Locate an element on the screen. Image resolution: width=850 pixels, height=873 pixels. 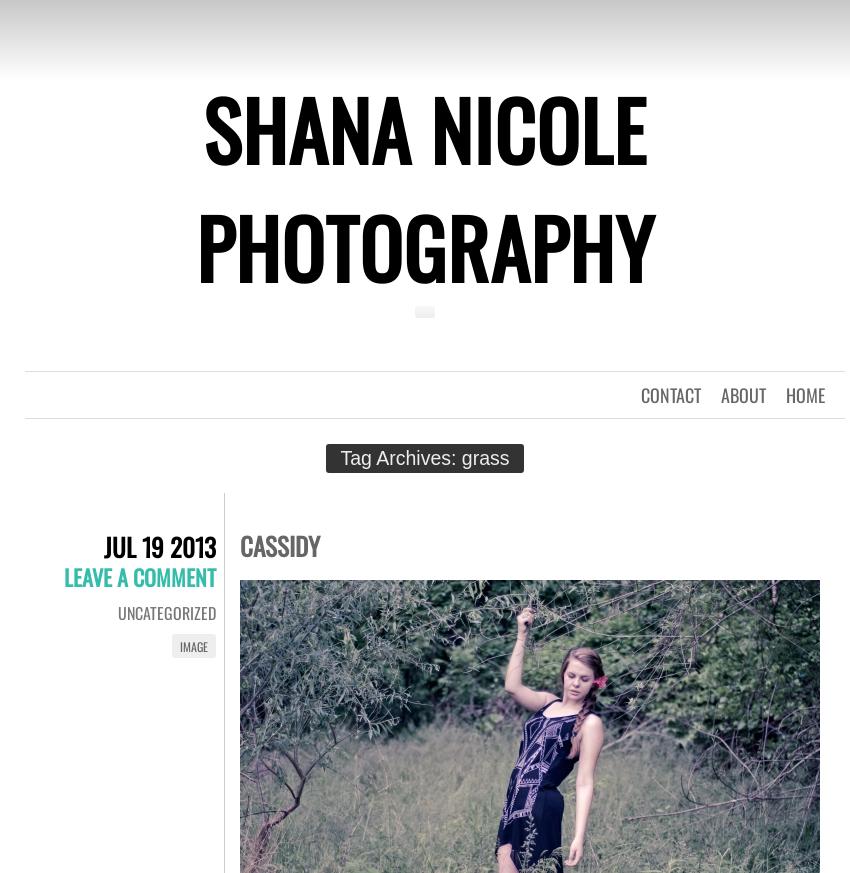
'grass' is located at coordinates (485, 457).